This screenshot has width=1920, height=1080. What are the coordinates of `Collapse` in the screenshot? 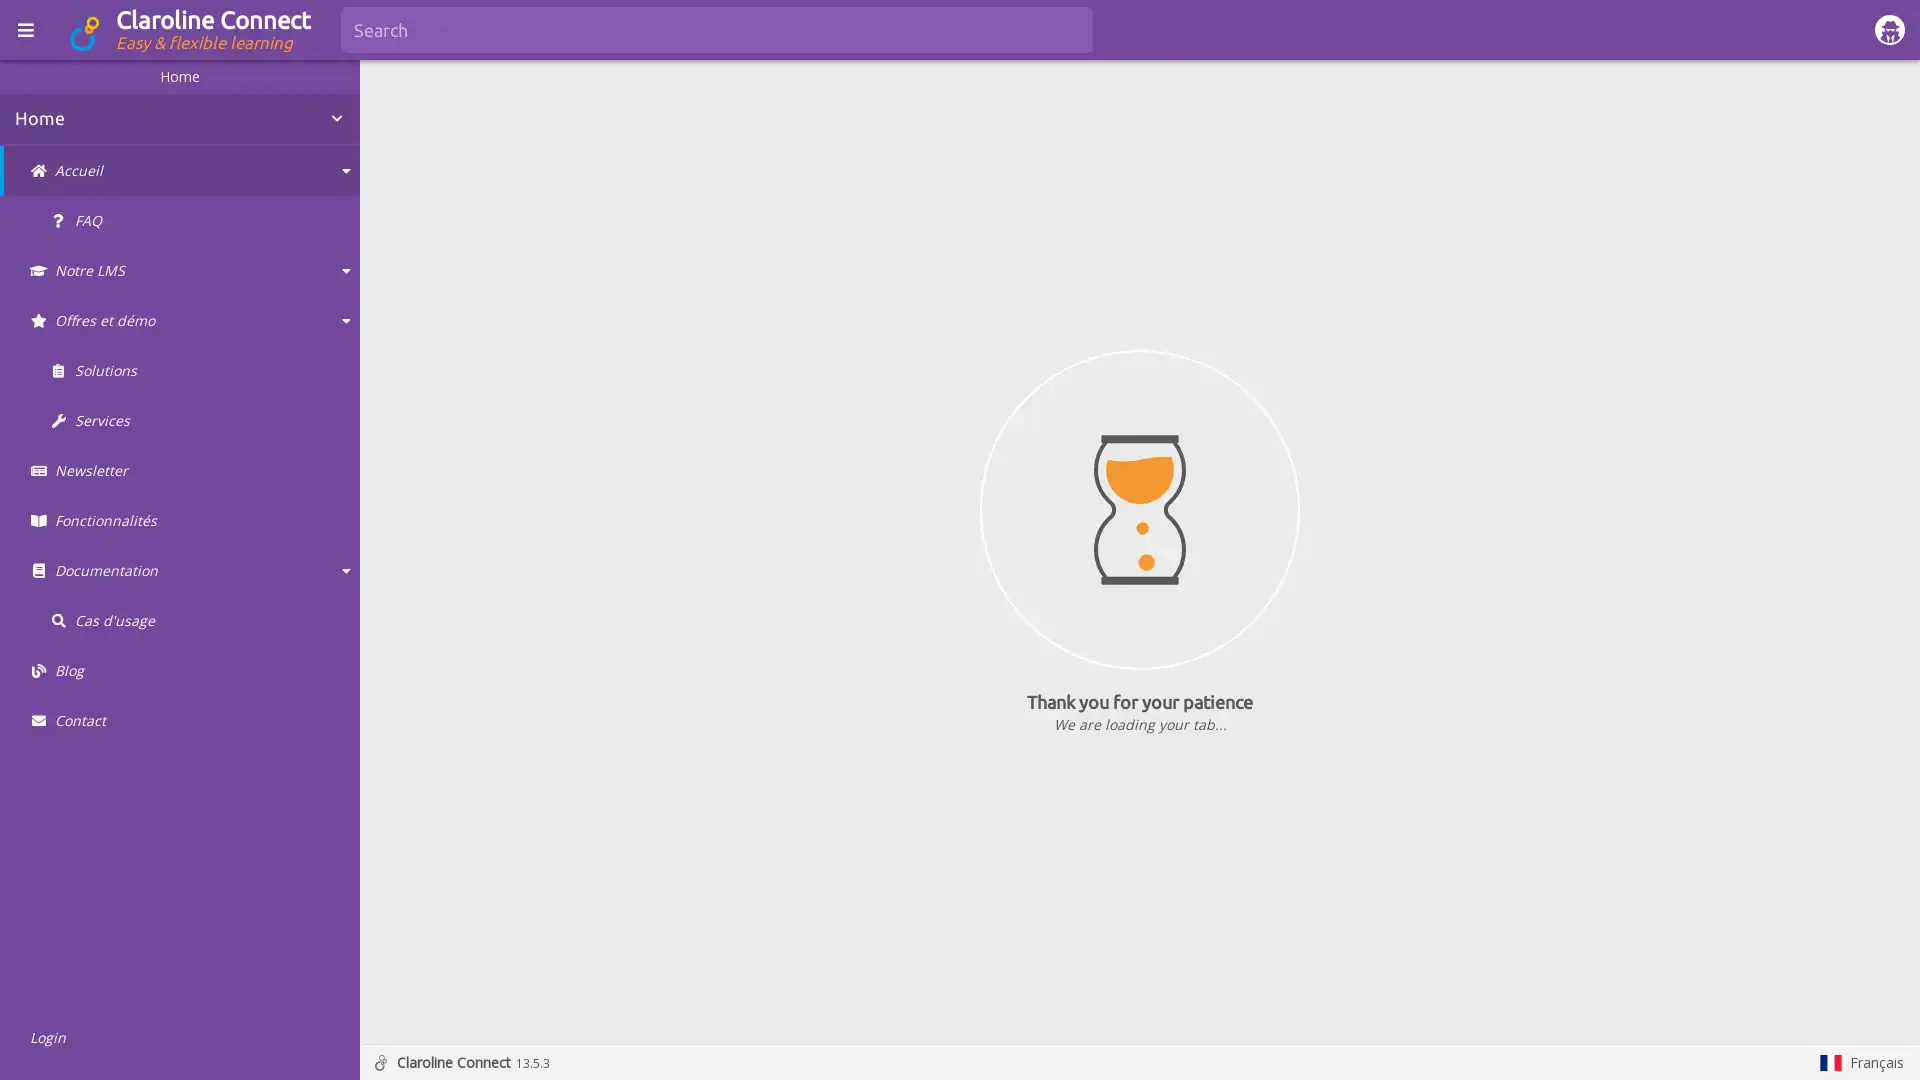 It's located at (345, 270).